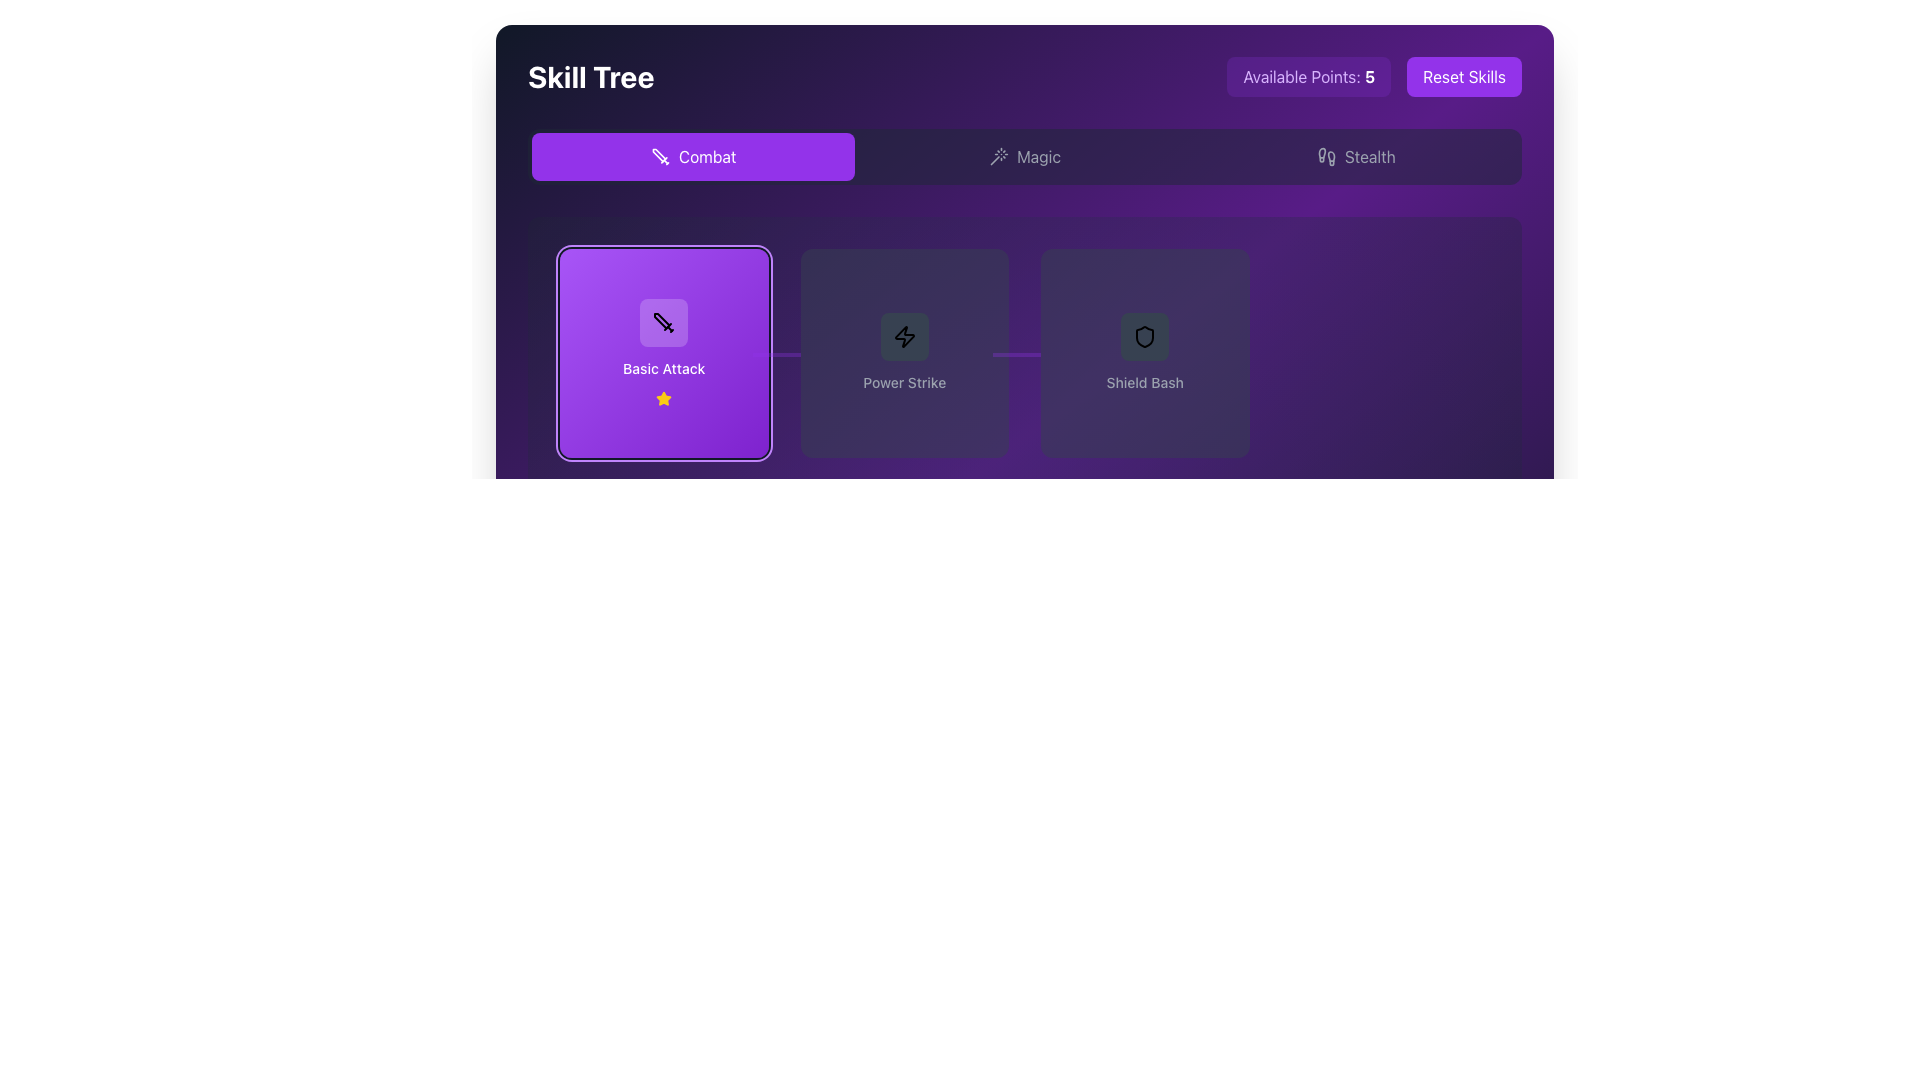 The width and height of the screenshot is (1920, 1080). What do you see at coordinates (998, 156) in the screenshot?
I see `the 'Magic' icon located under the 'Skill Tree' title, positioned between the 'Combat' and 'Stealth' elements` at bounding box center [998, 156].